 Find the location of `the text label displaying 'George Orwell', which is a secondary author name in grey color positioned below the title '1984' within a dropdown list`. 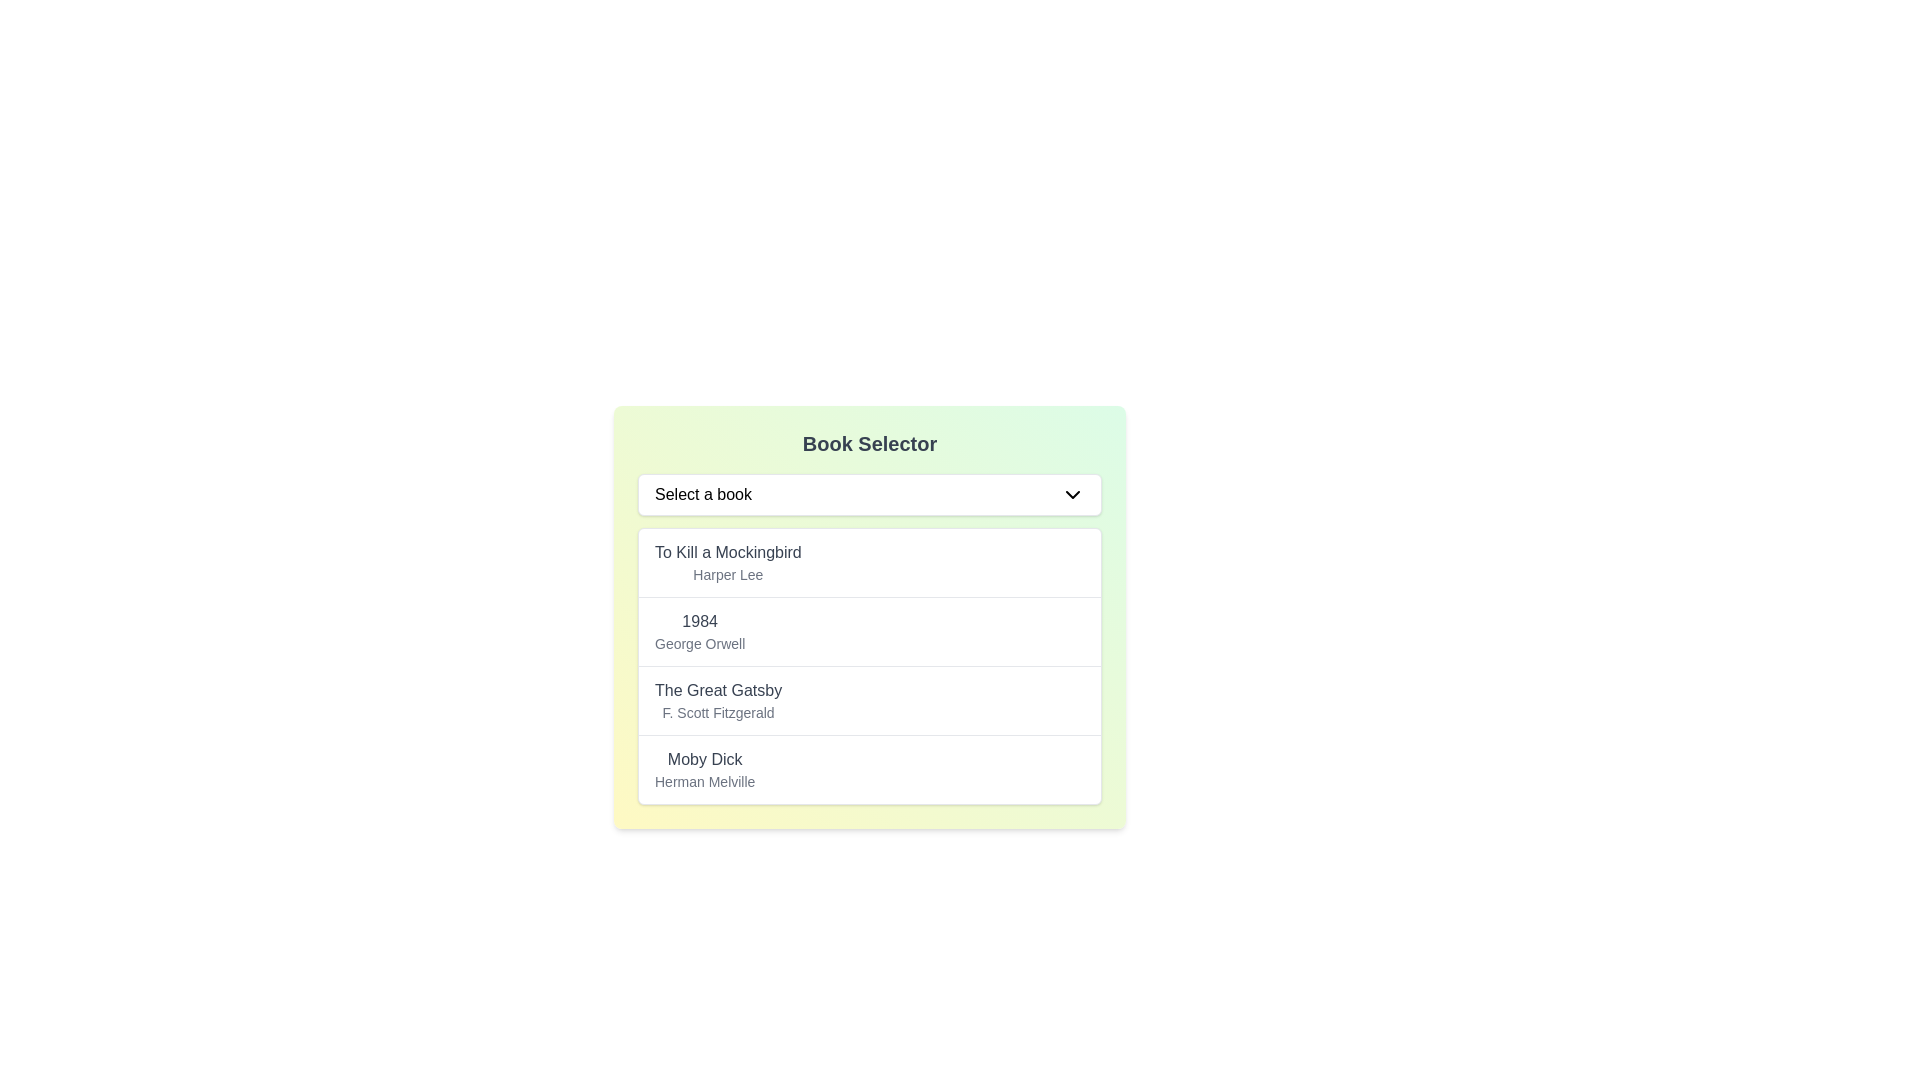

the text label displaying 'George Orwell', which is a secondary author name in grey color positioned below the title '1984' within a dropdown list is located at coordinates (700, 644).